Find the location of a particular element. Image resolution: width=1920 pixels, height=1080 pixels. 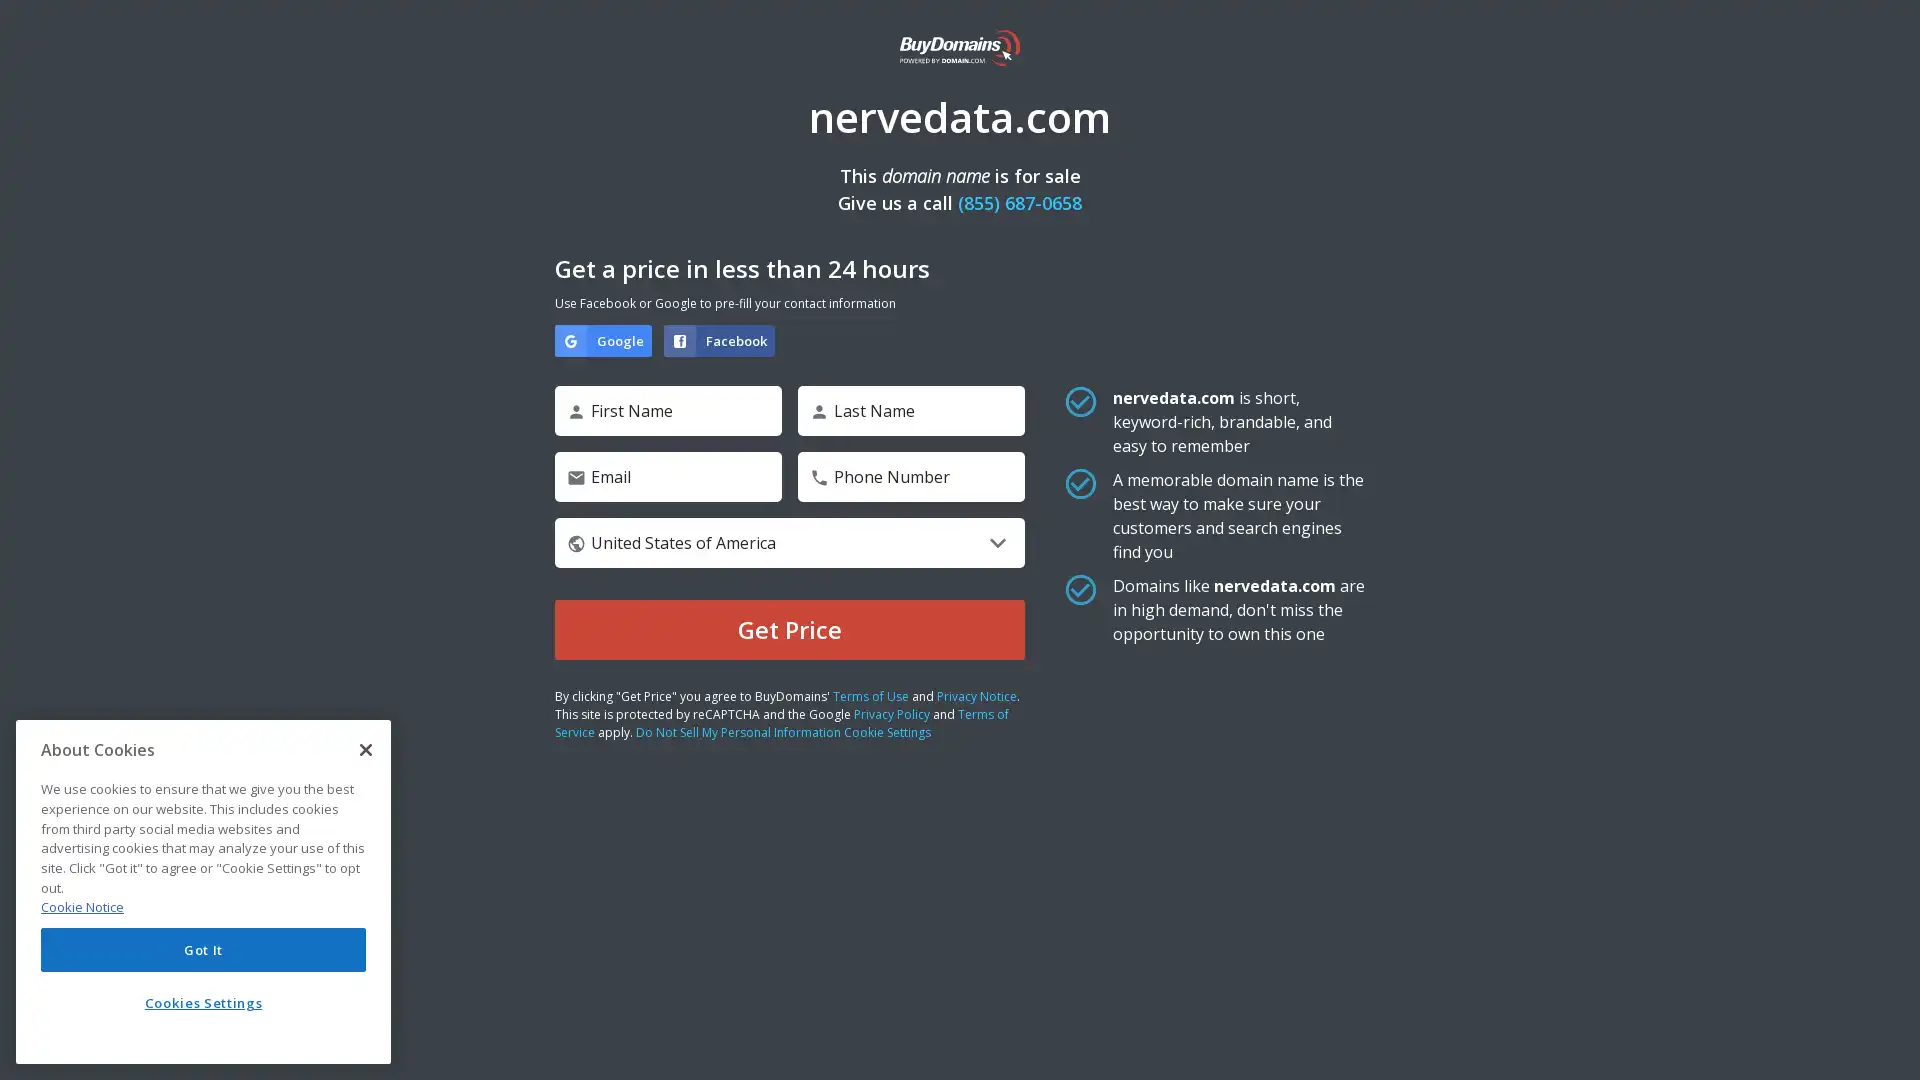

Get Price is located at coordinates (789, 628).